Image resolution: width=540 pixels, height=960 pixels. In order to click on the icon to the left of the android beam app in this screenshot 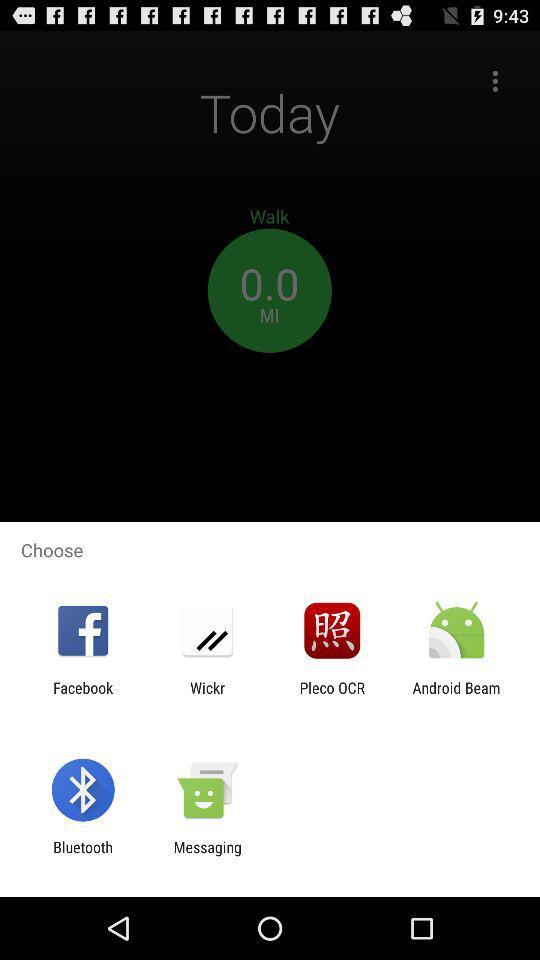, I will do `click(332, 696)`.